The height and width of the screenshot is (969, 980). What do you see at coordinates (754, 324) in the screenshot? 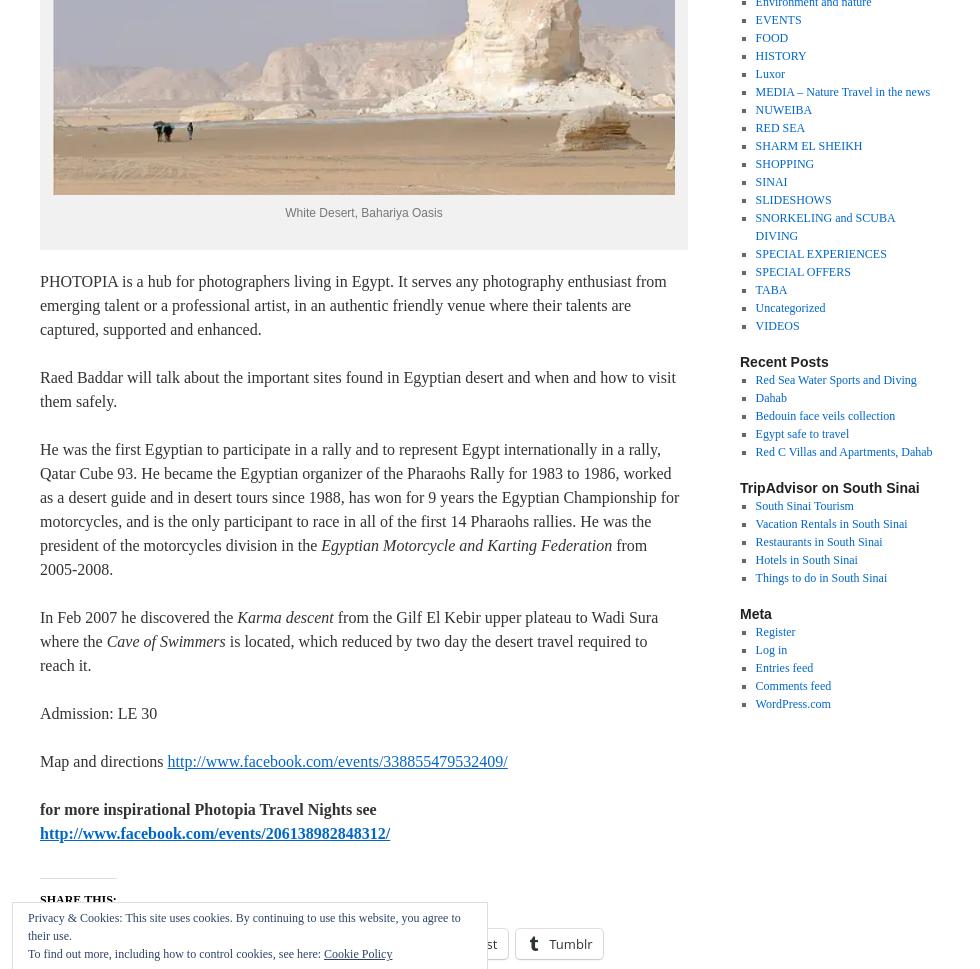
I see `'VIDEOS'` at bounding box center [754, 324].